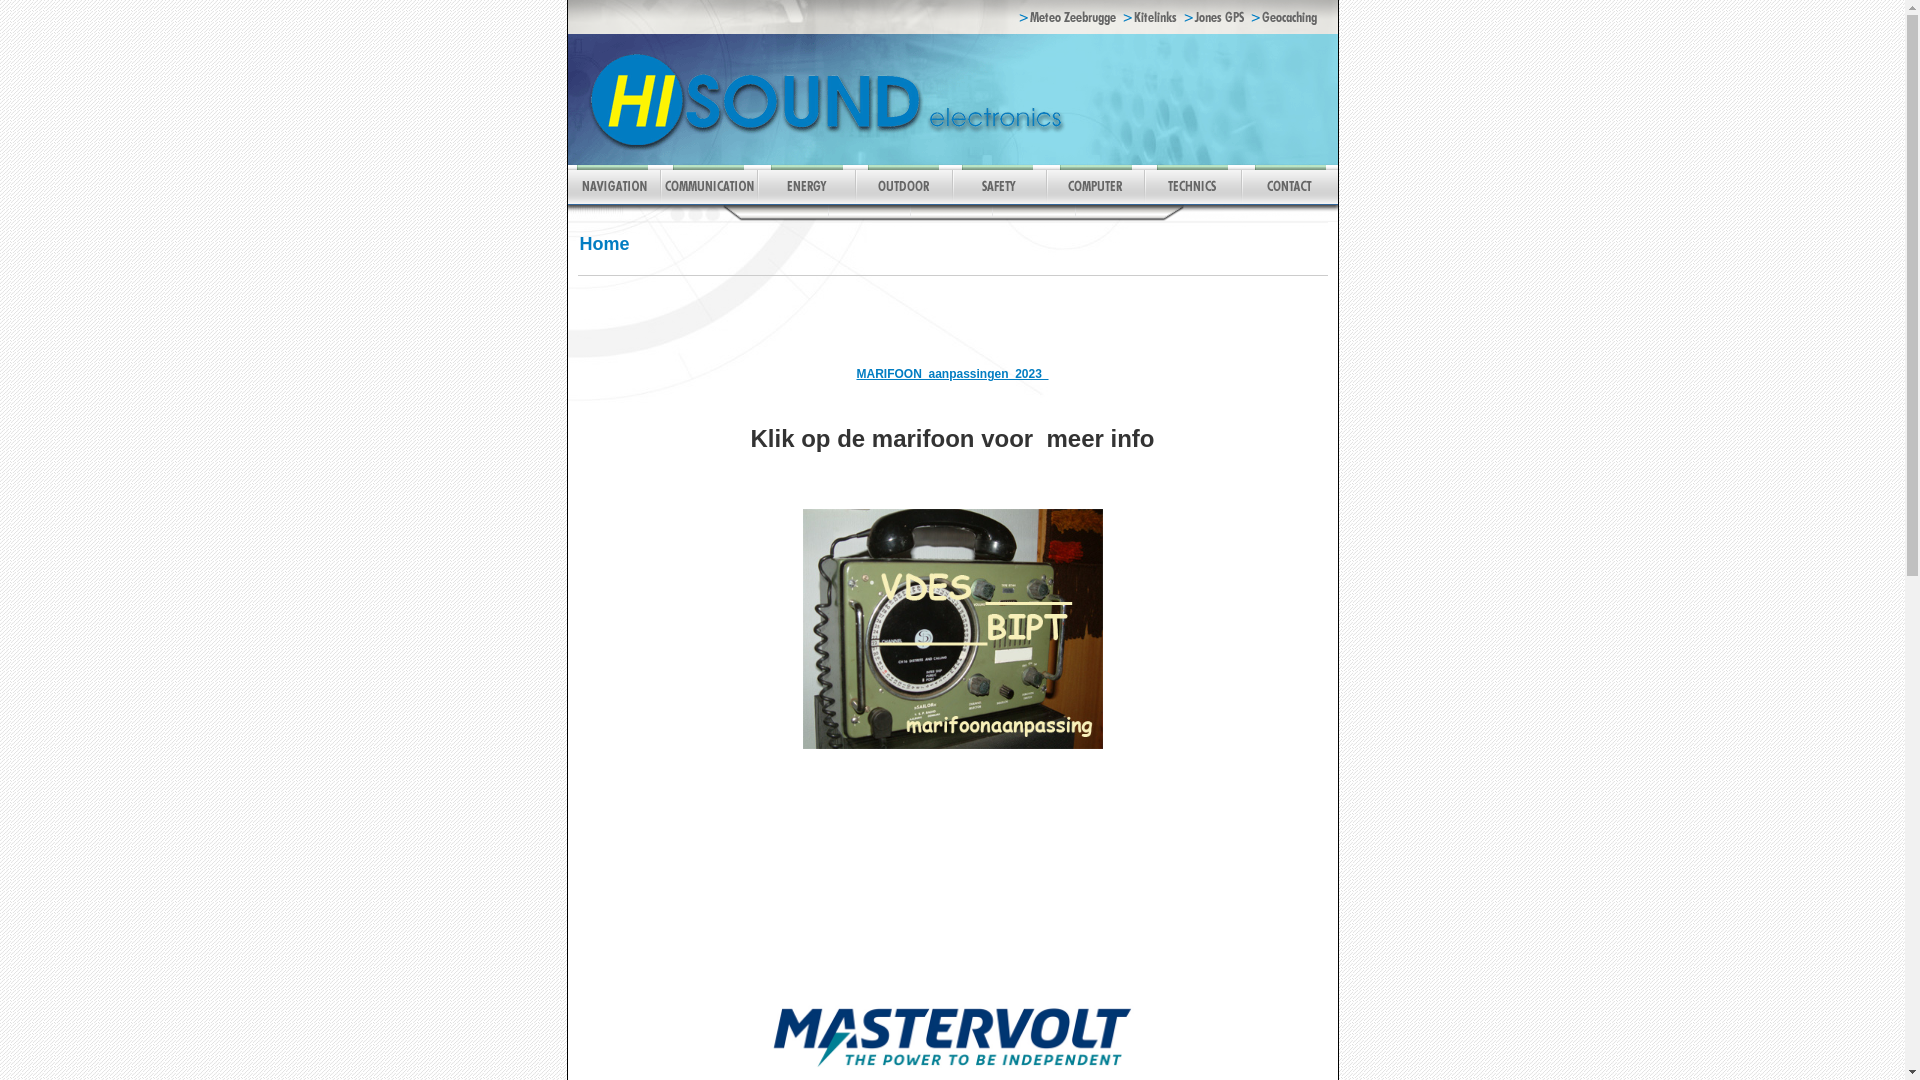  What do you see at coordinates (566, 200) in the screenshot?
I see `'Navigation'` at bounding box center [566, 200].